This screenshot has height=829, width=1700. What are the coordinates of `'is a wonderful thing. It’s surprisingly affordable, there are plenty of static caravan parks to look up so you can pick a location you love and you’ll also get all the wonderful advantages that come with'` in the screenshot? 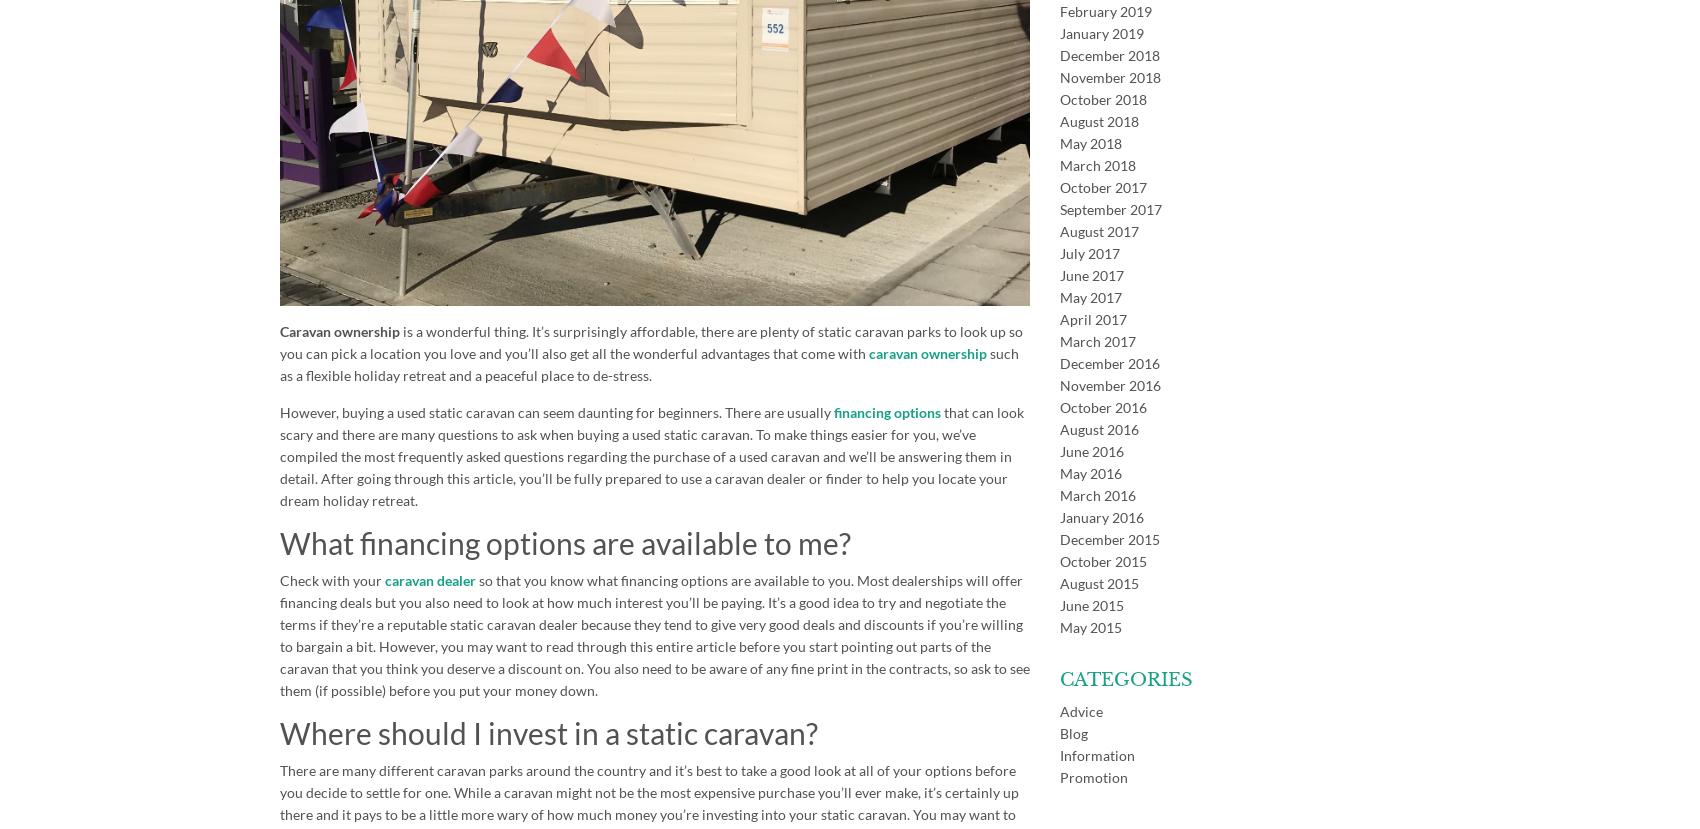 It's located at (651, 341).